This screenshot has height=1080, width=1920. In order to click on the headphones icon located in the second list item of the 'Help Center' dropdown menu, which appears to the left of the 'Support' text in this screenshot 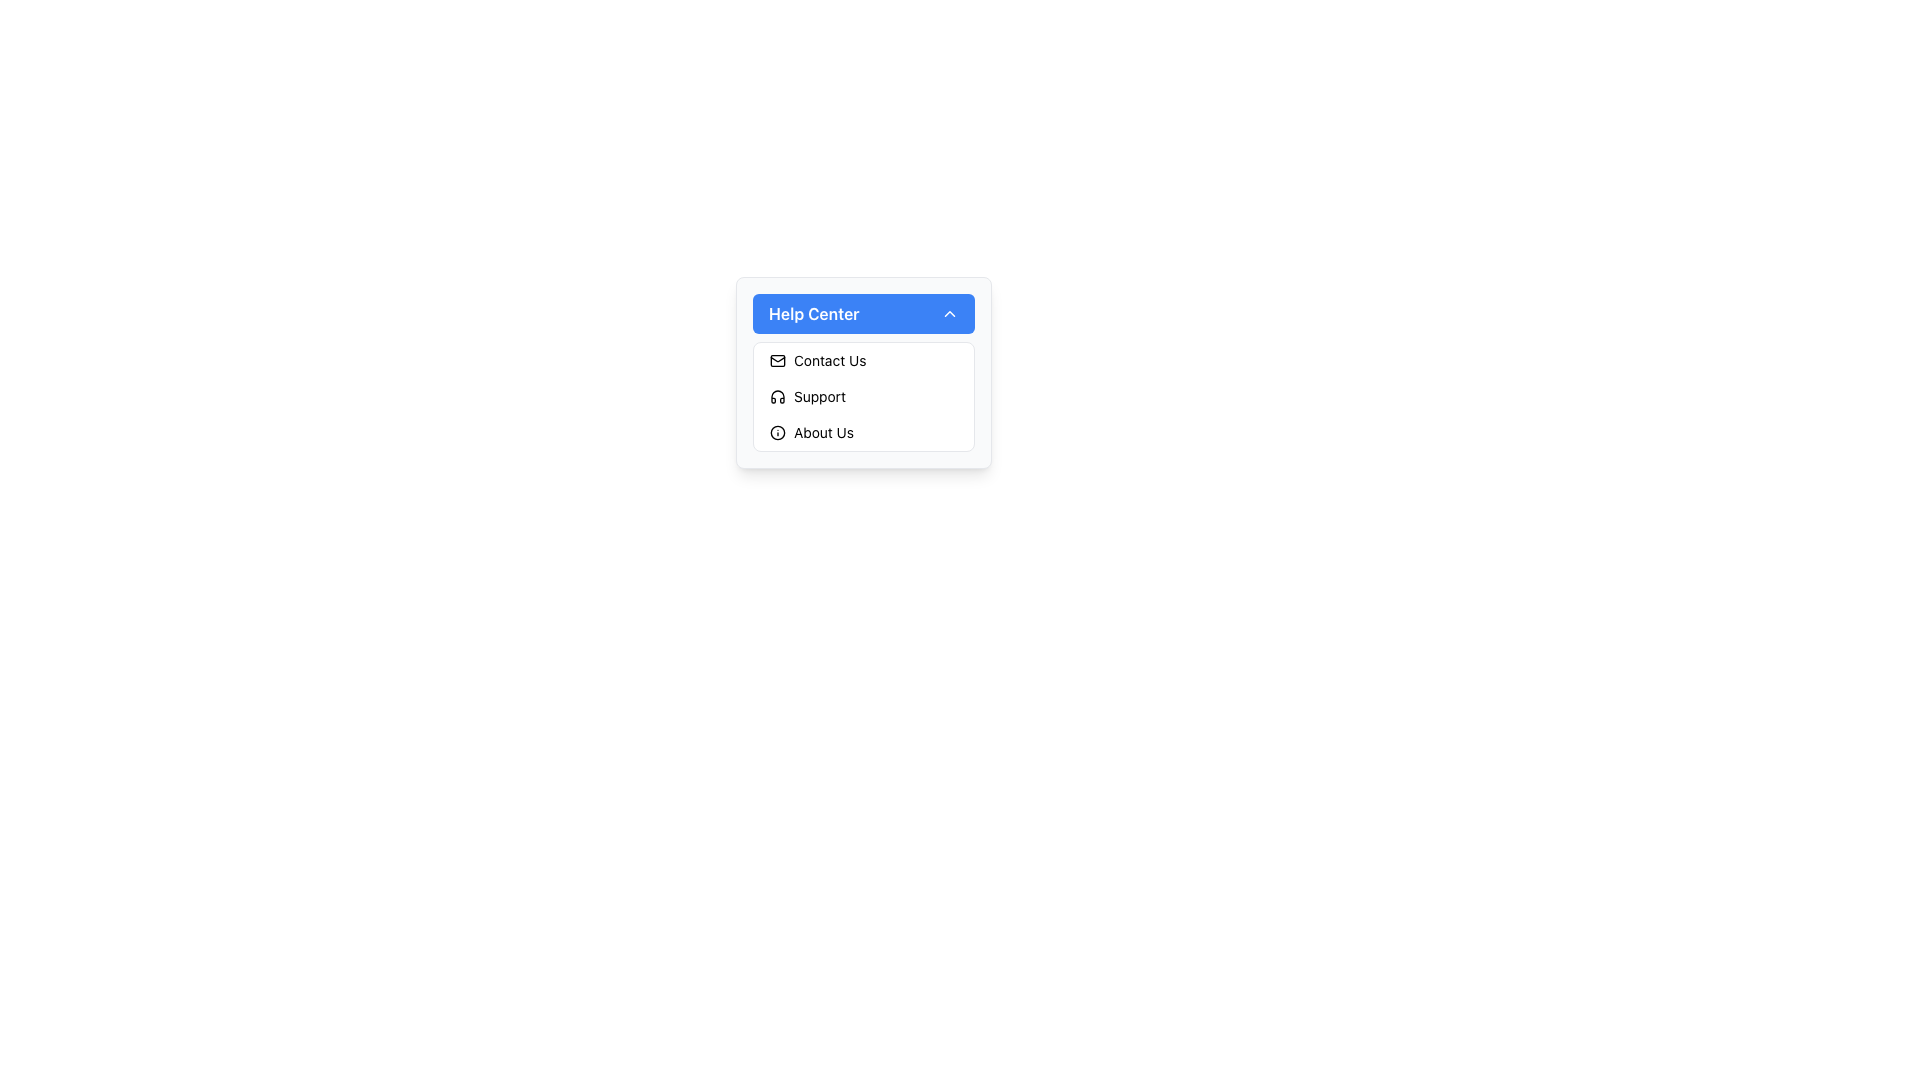, I will do `click(776, 397)`.